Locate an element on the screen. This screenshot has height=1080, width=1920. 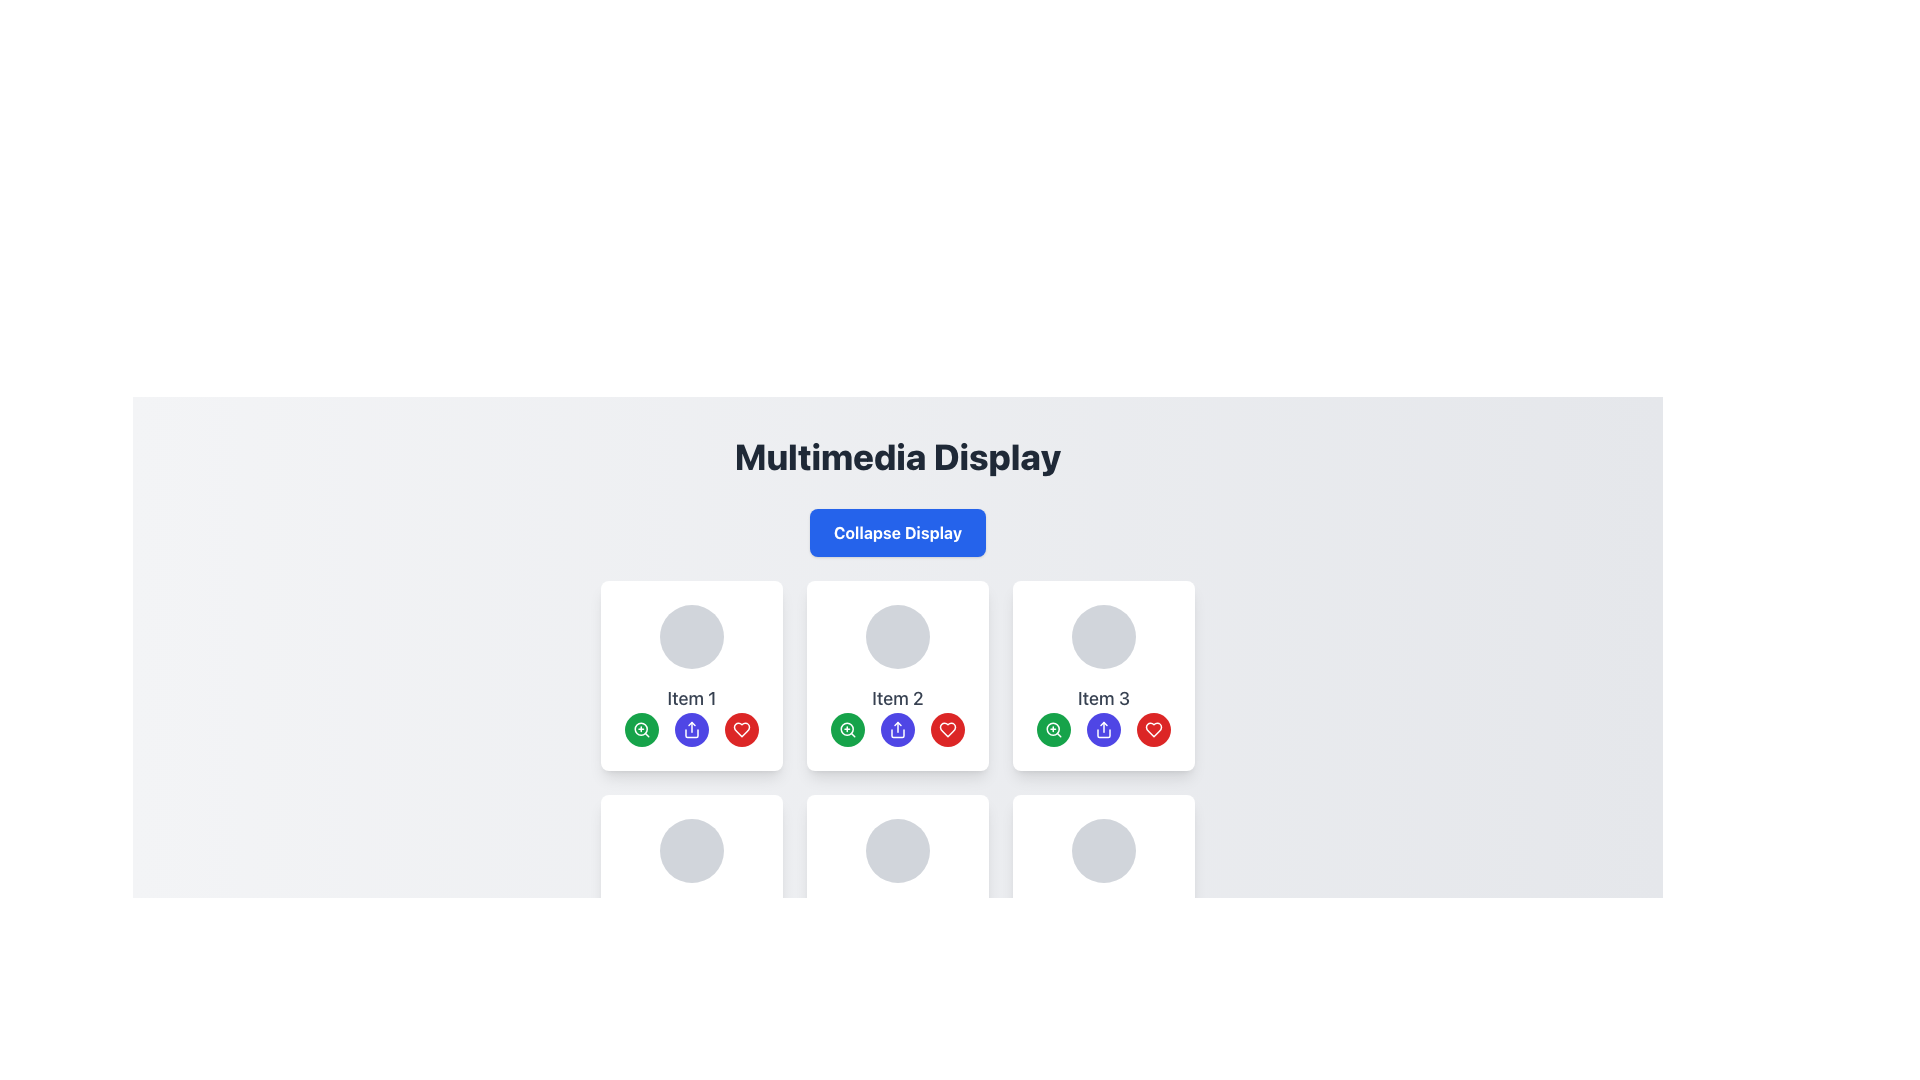
the 'Item 2' card located in the central position of the top row in a three-column grid layout is located at coordinates (896, 675).